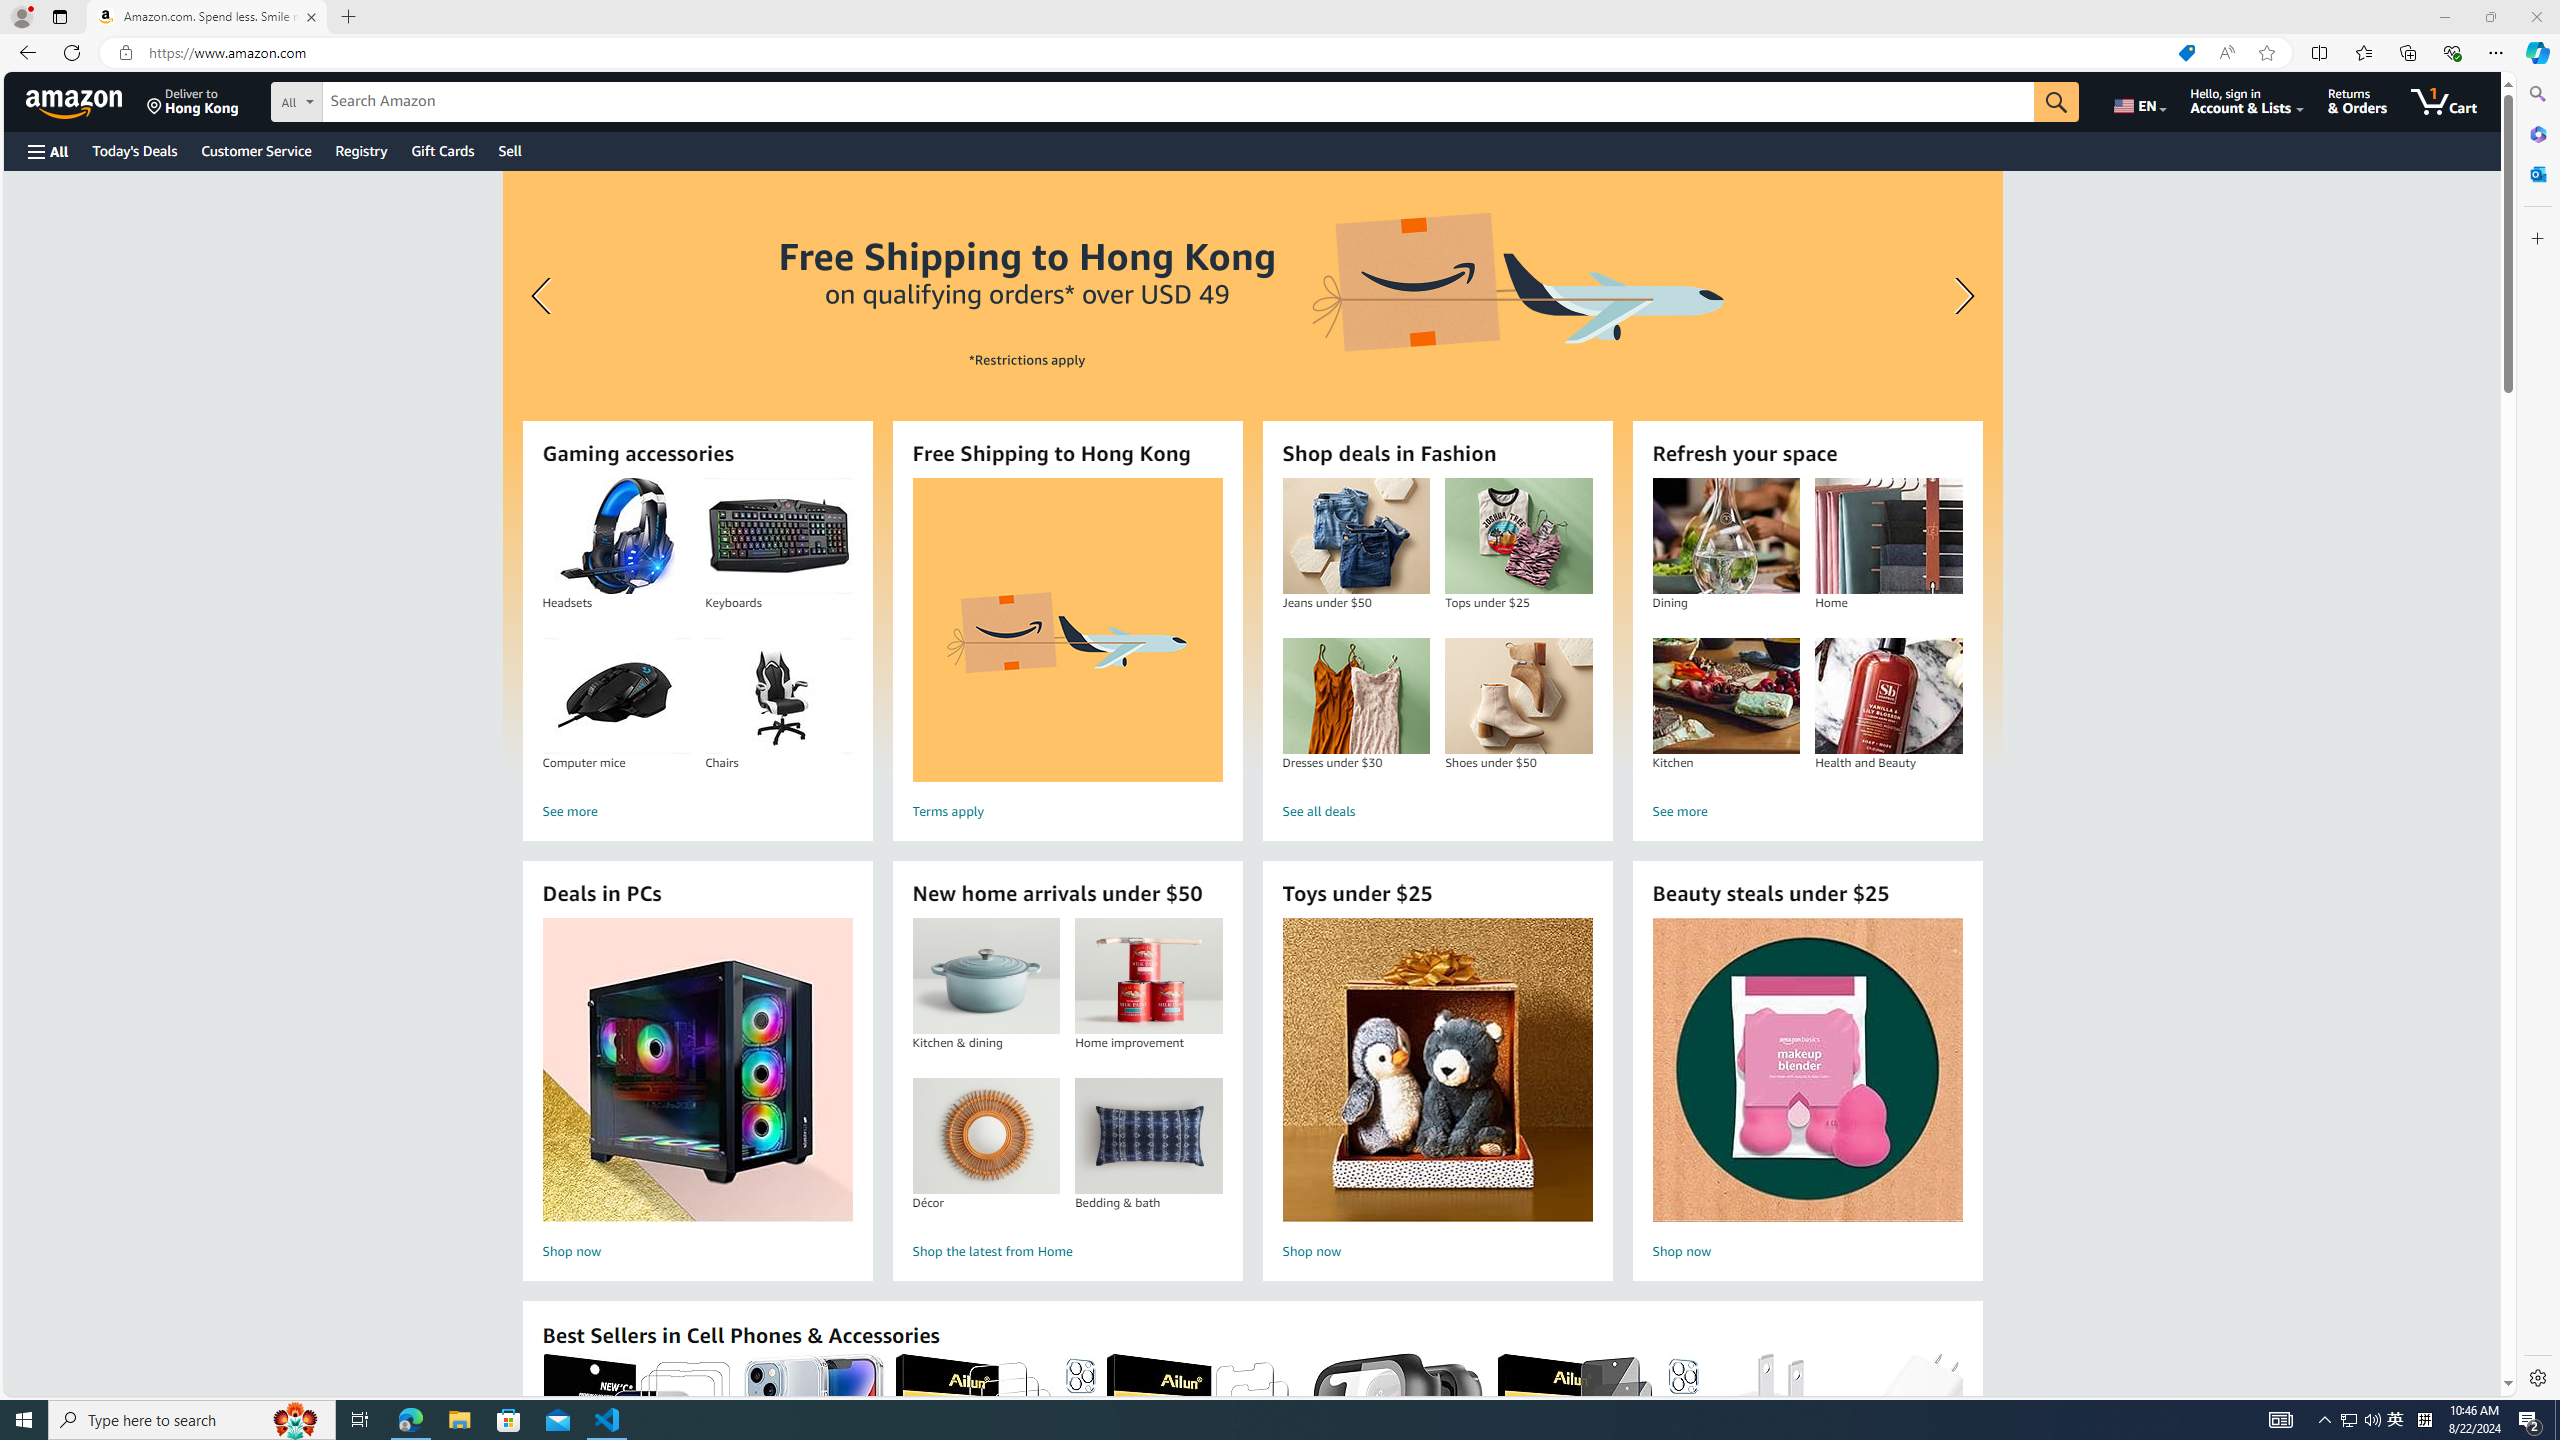  Describe the element at coordinates (985, 976) in the screenshot. I see `'Kitchen & dining'` at that location.